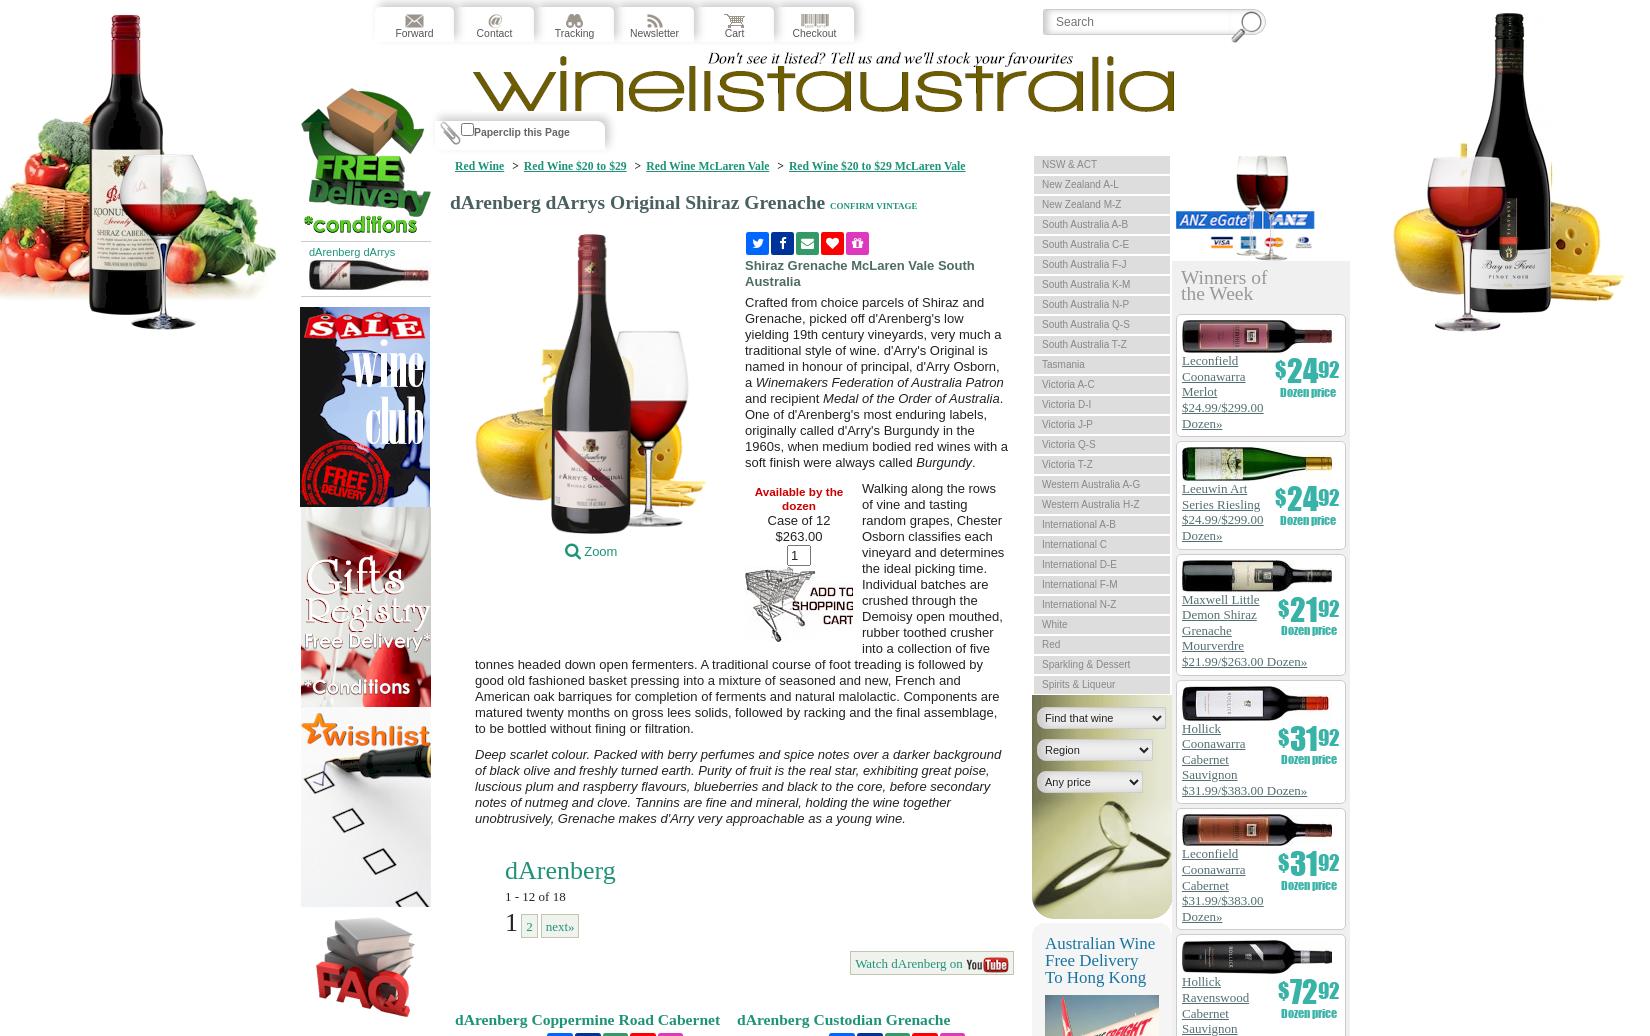  Describe the element at coordinates (743, 272) in the screenshot. I see `'McLaren Vale South Australia'` at that location.